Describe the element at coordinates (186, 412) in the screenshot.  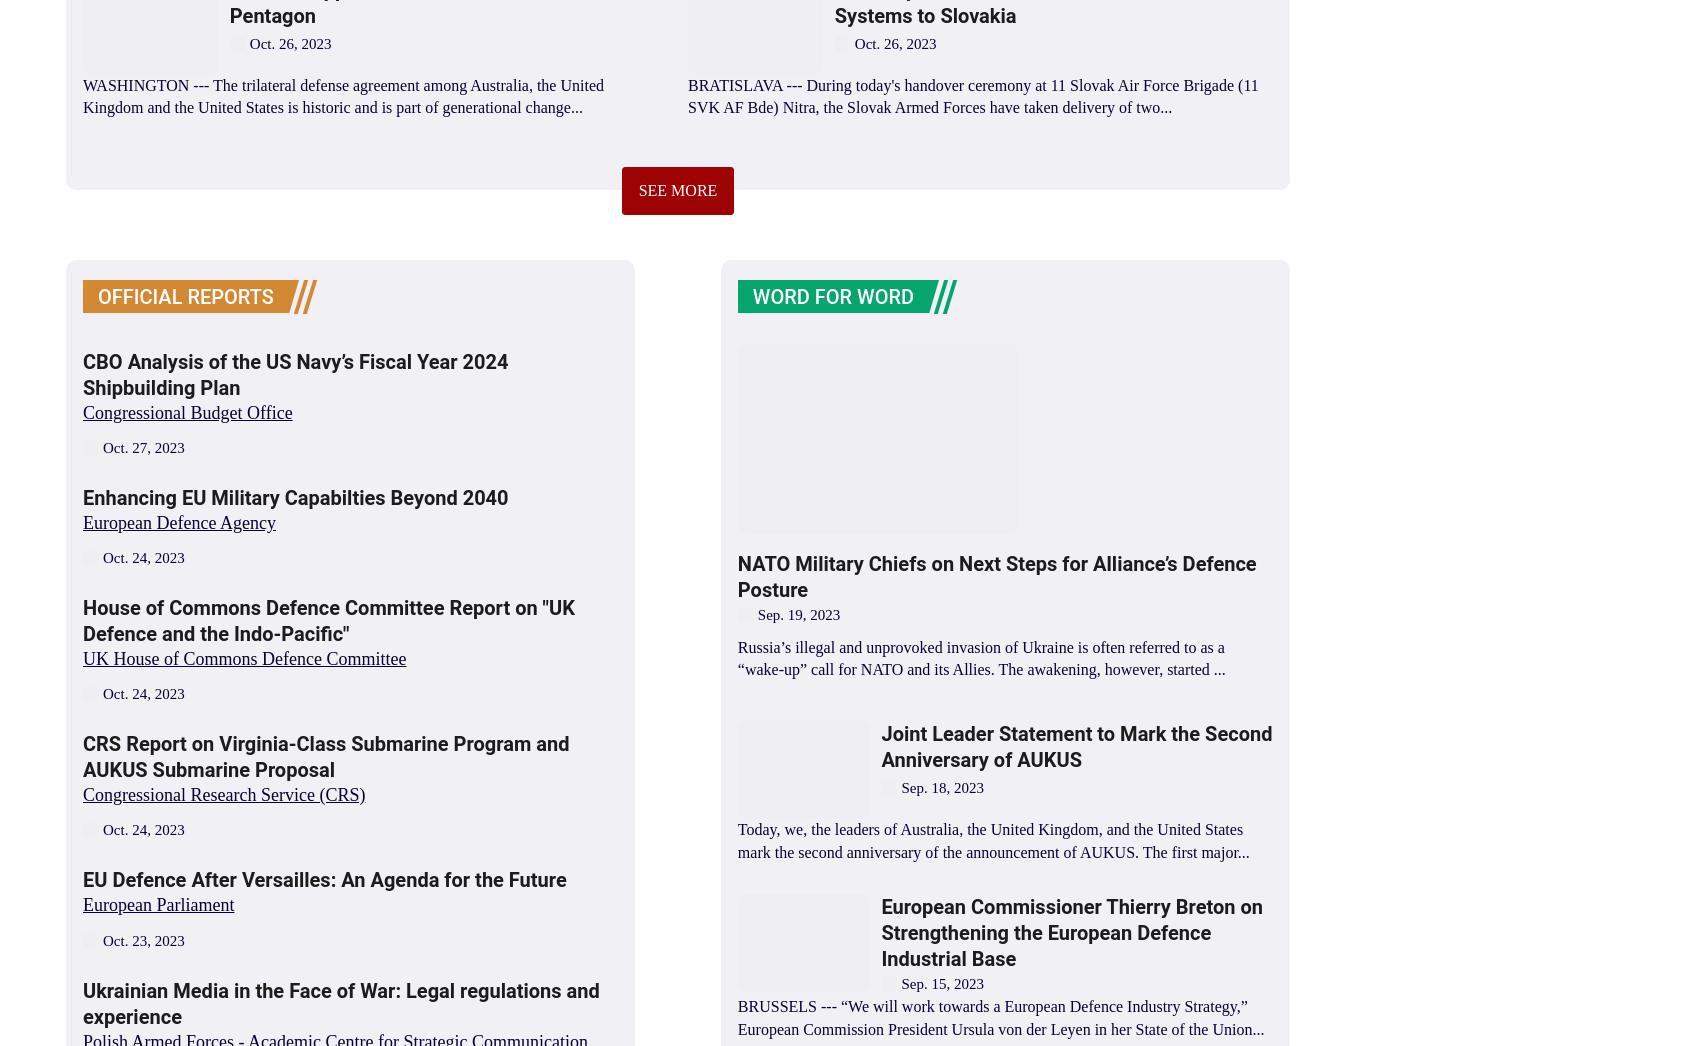
I see `'Congressional Budget Office'` at that location.